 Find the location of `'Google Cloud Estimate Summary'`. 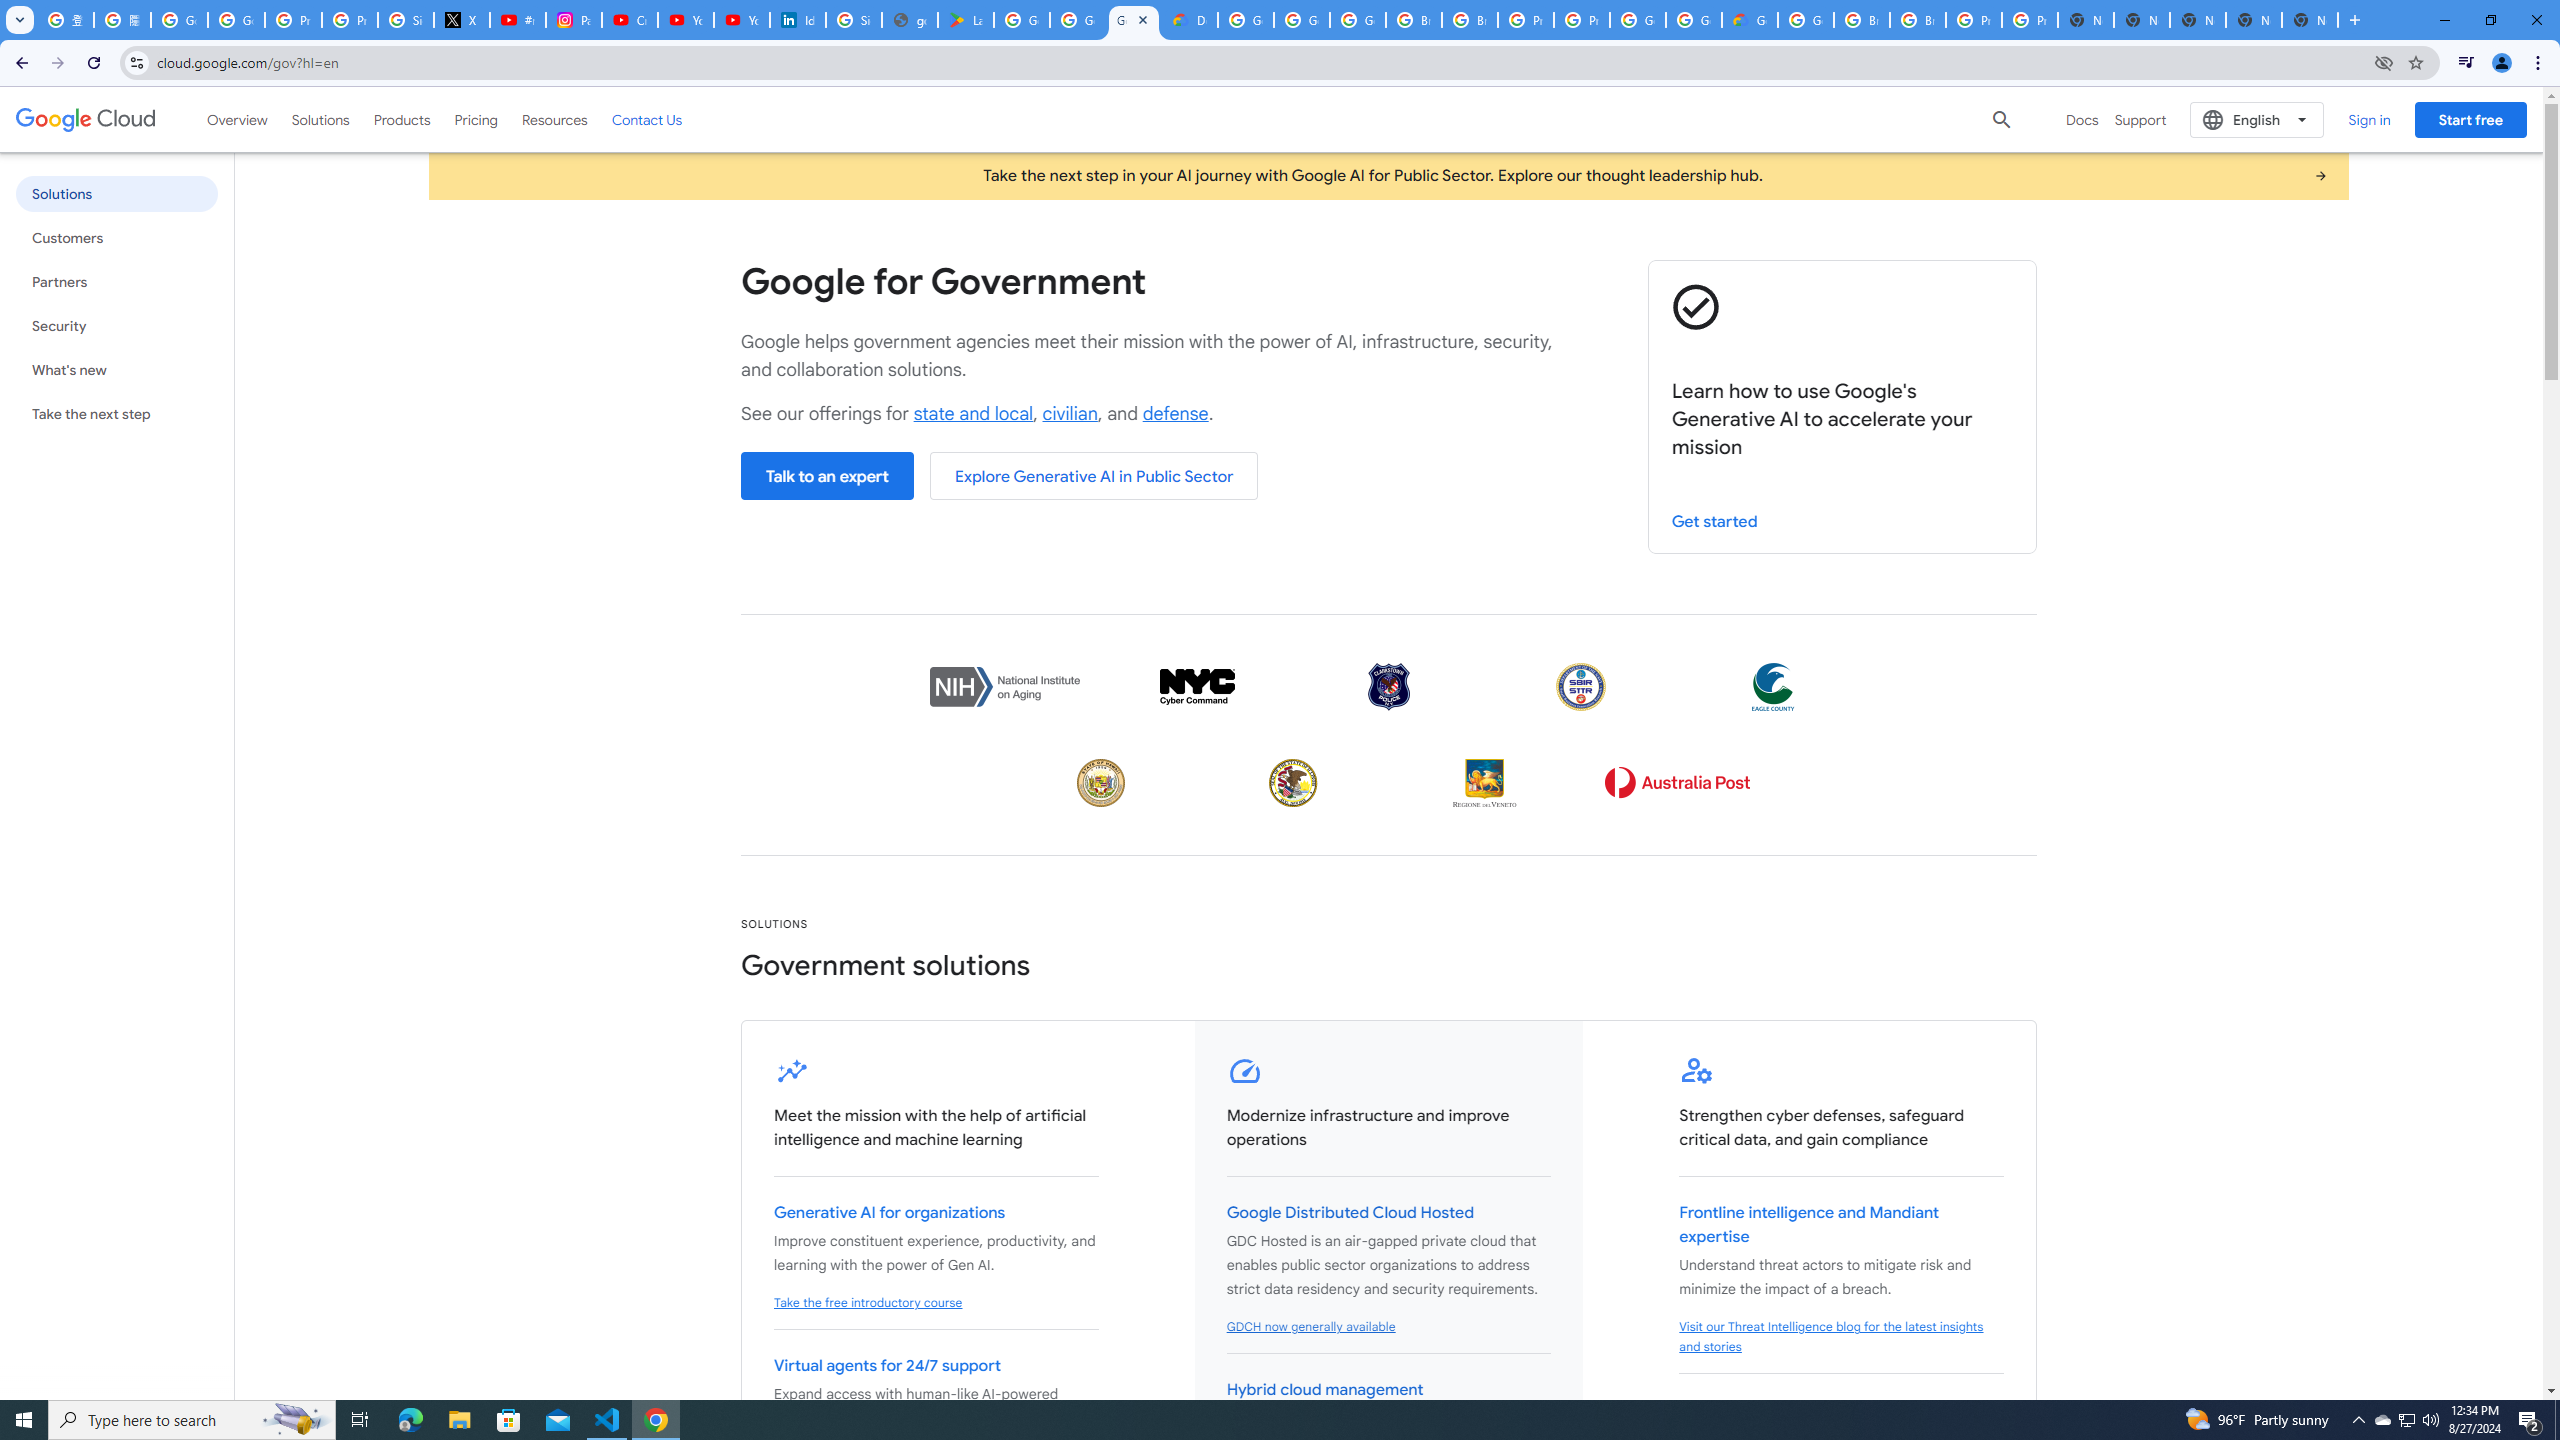

'Google Cloud Estimate Summary' is located at coordinates (1748, 19).